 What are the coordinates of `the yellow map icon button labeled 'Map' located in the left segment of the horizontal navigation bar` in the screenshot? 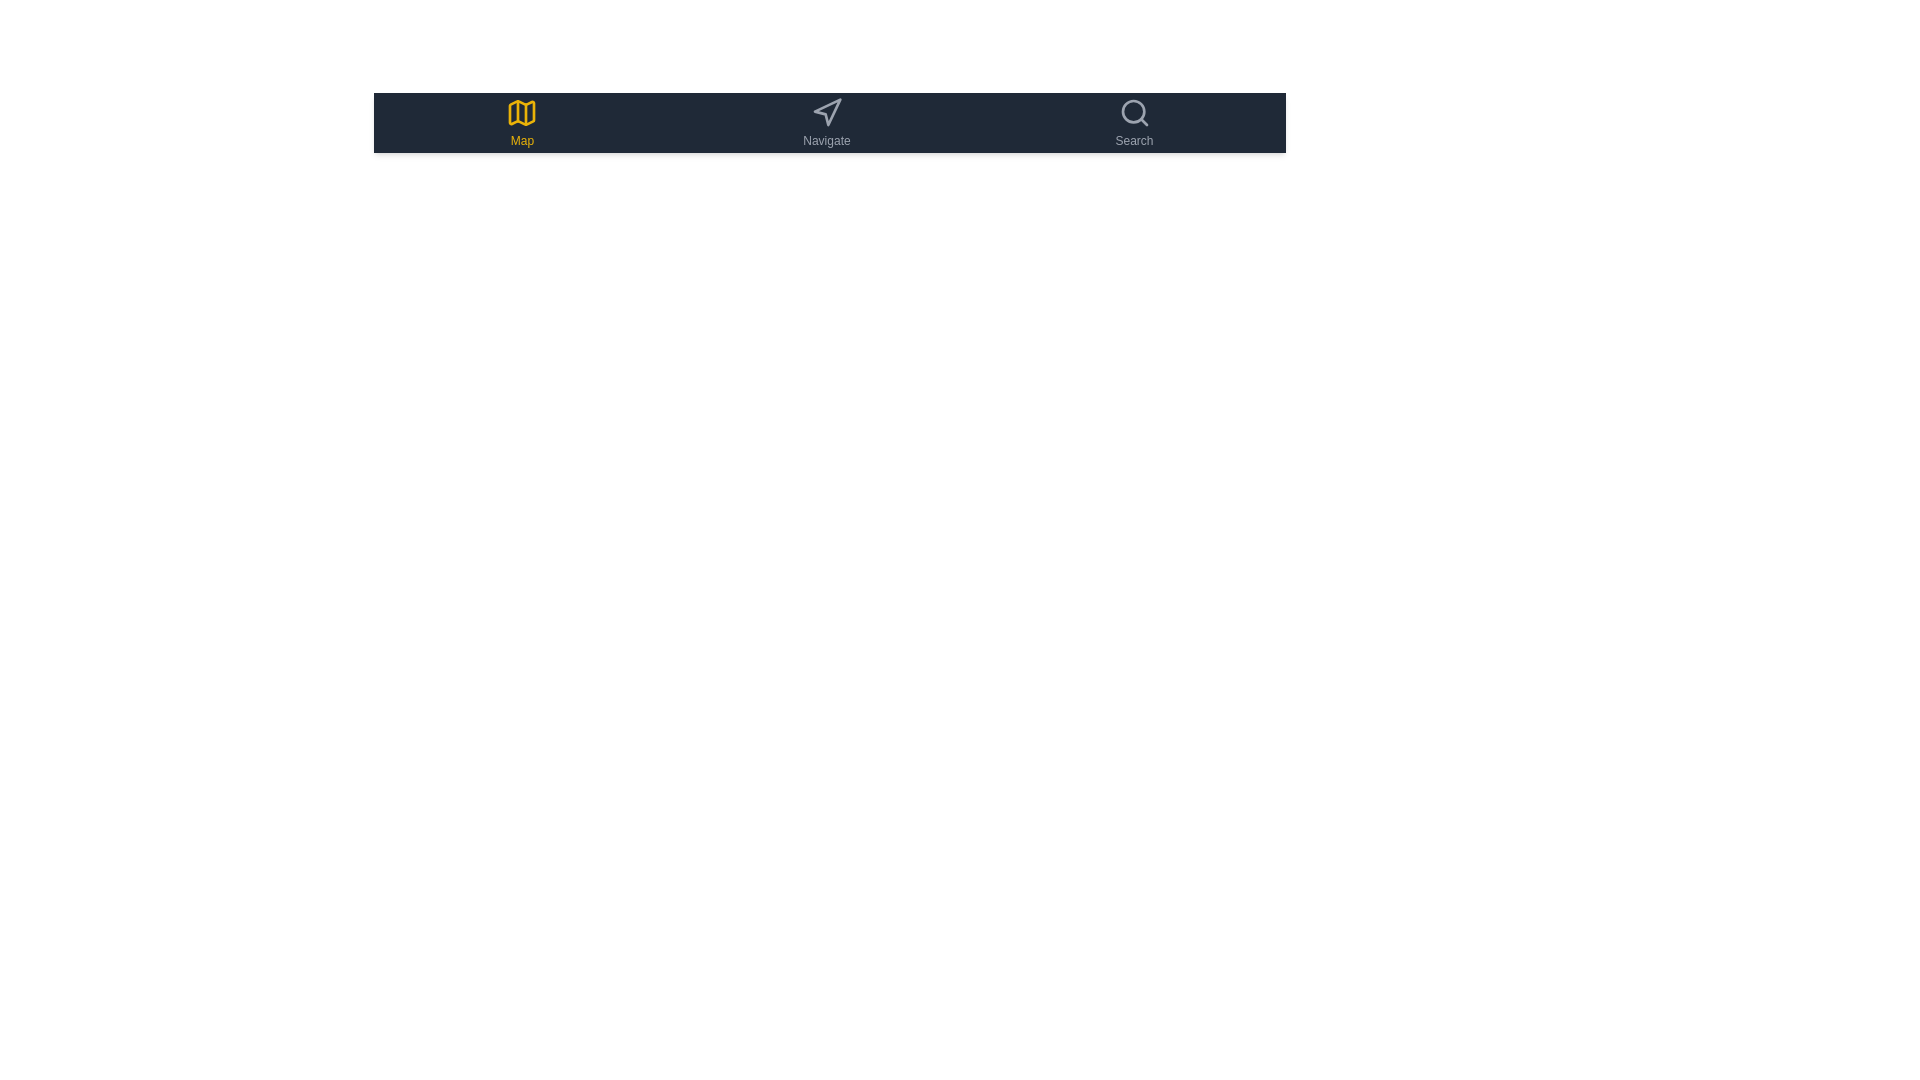 It's located at (522, 123).